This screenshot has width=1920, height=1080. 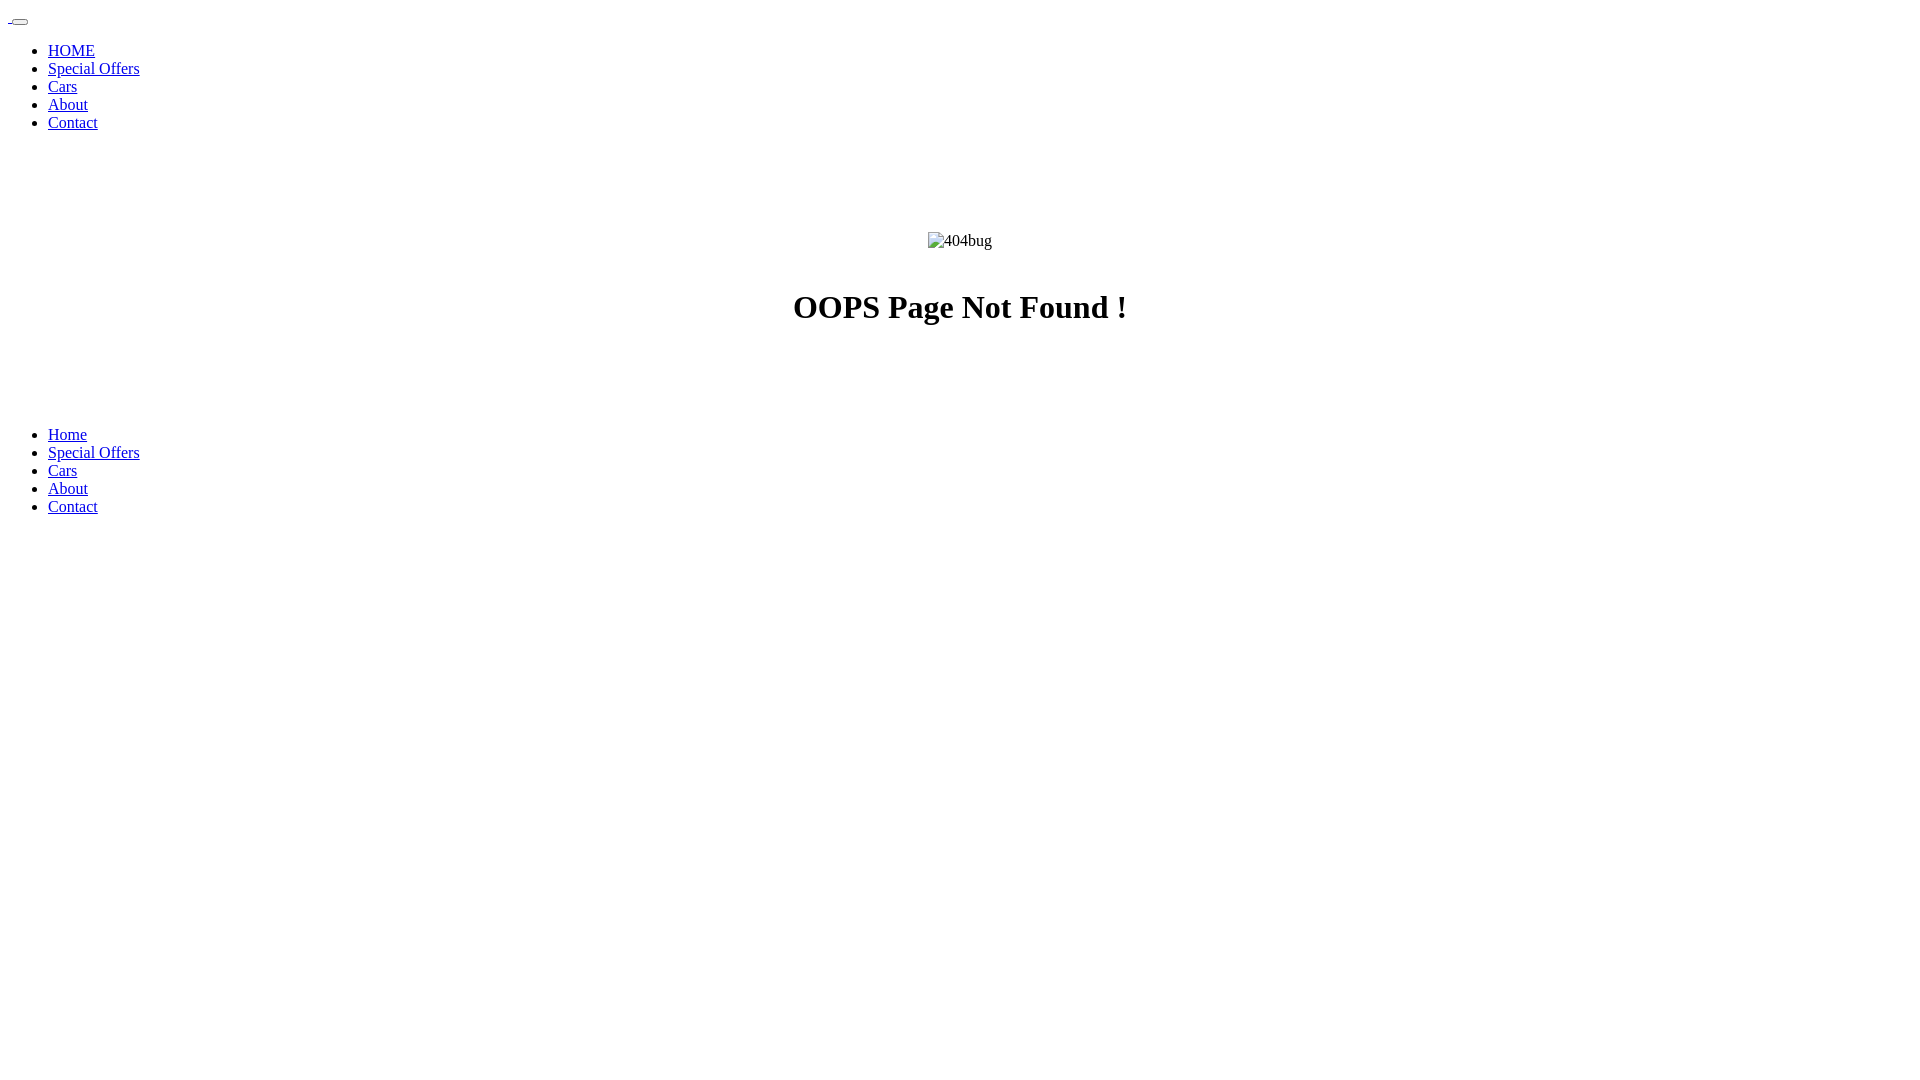 I want to click on 'Cars', so click(x=62, y=470).